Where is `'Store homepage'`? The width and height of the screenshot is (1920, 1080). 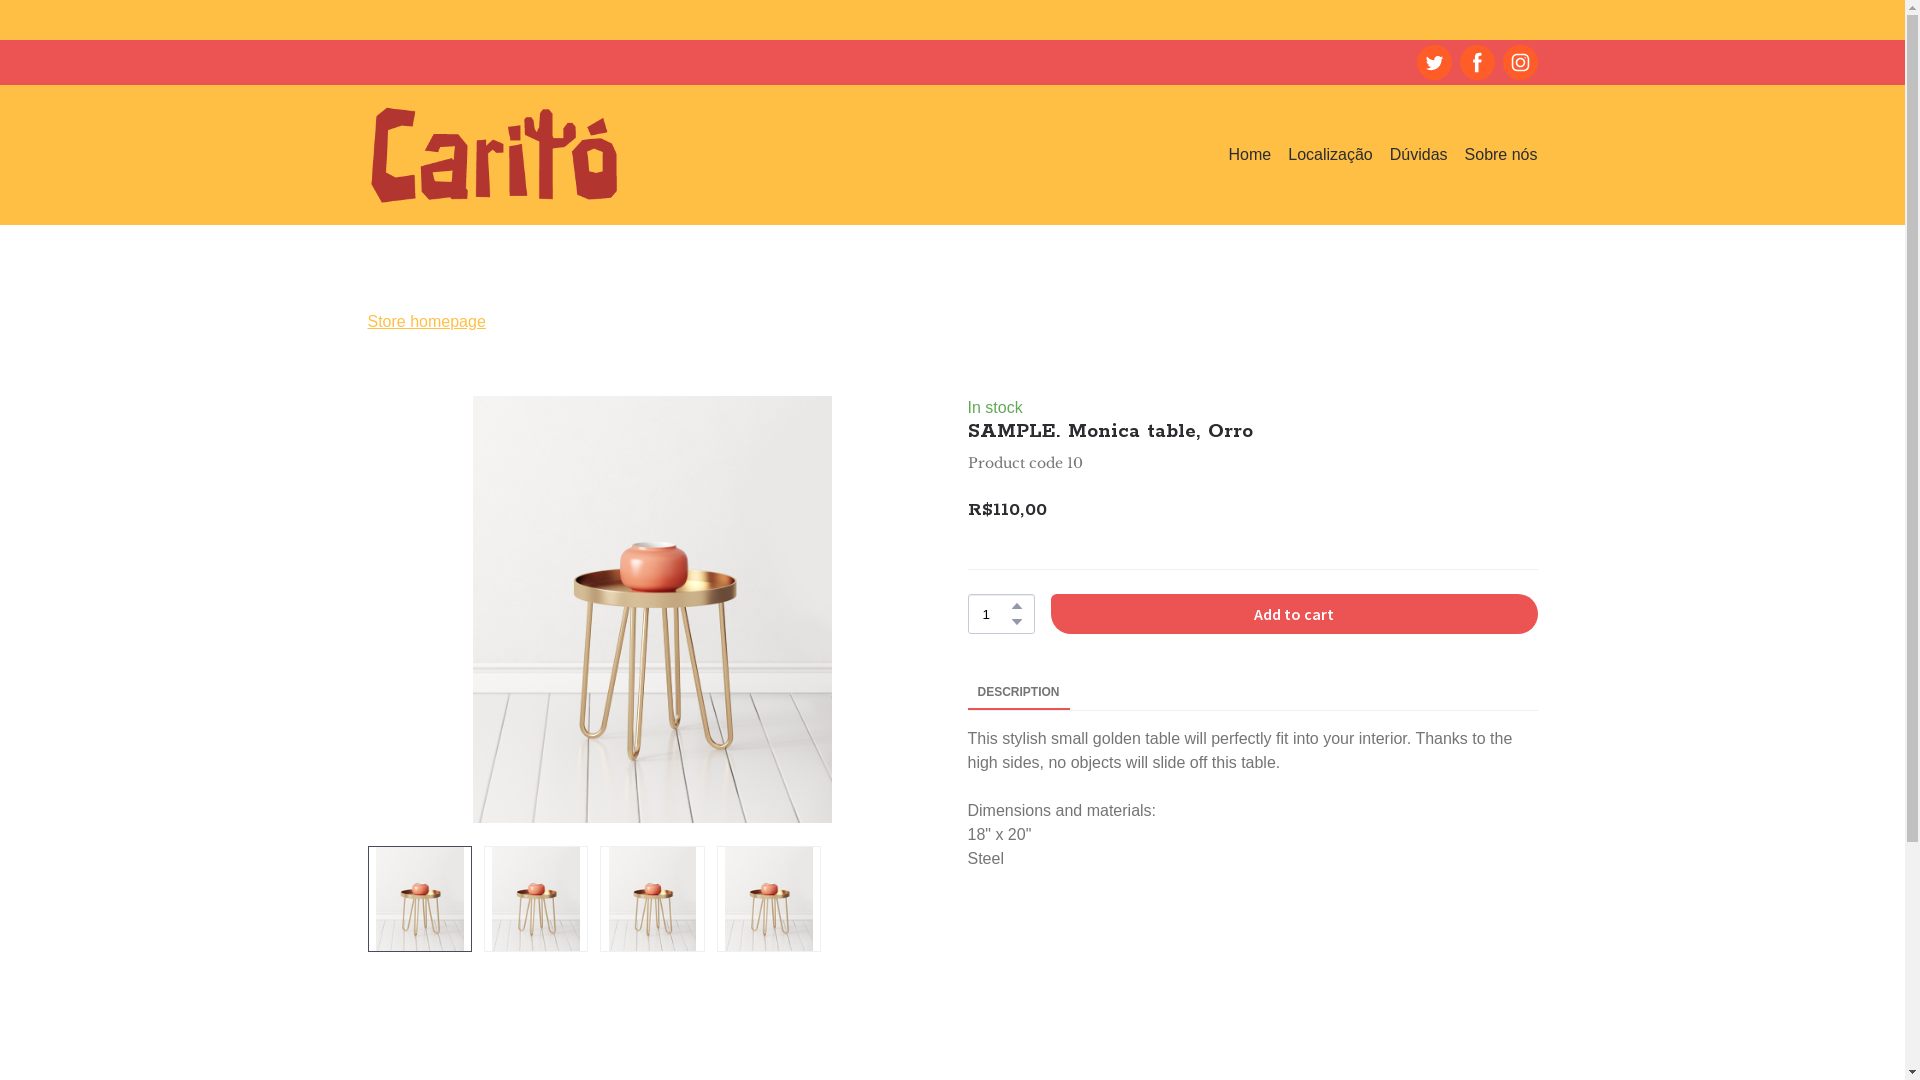
'Store homepage' is located at coordinates (426, 320).